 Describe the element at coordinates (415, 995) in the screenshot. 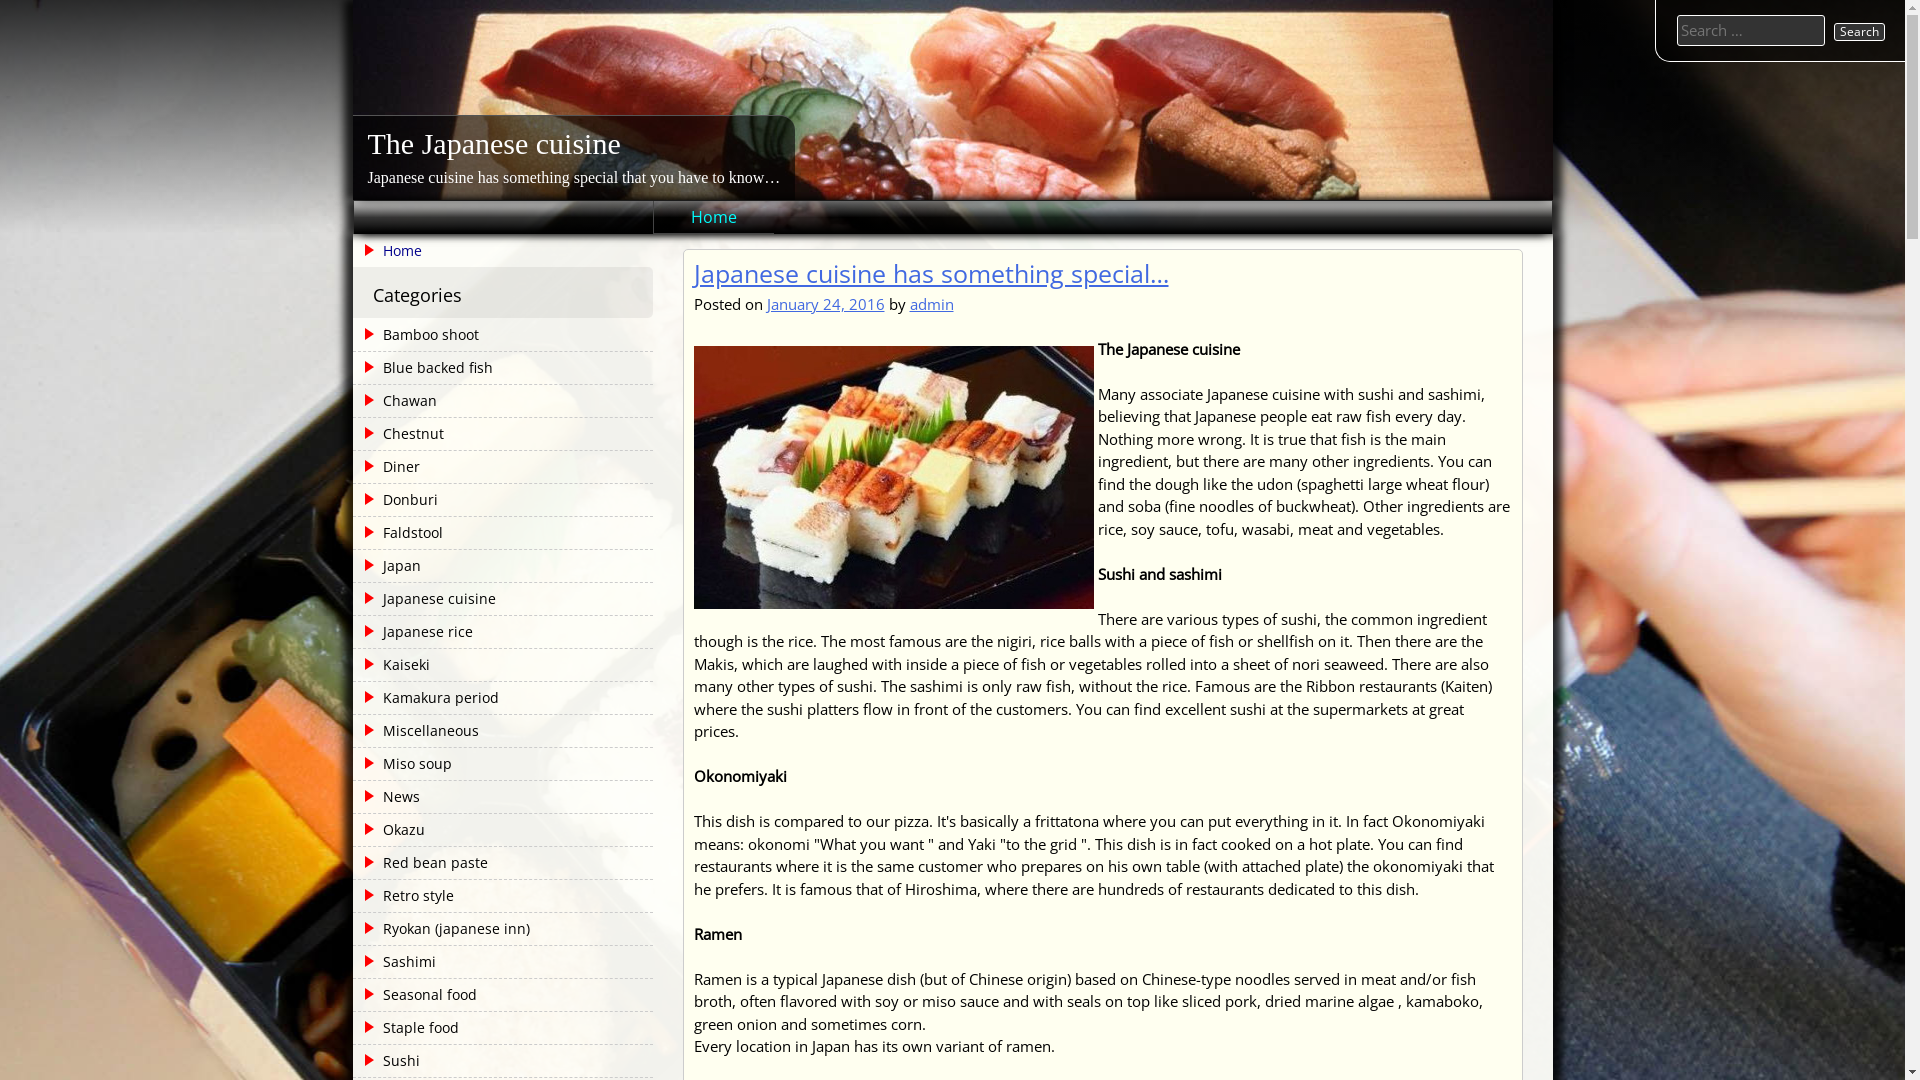

I see `'Seasonal food'` at that location.